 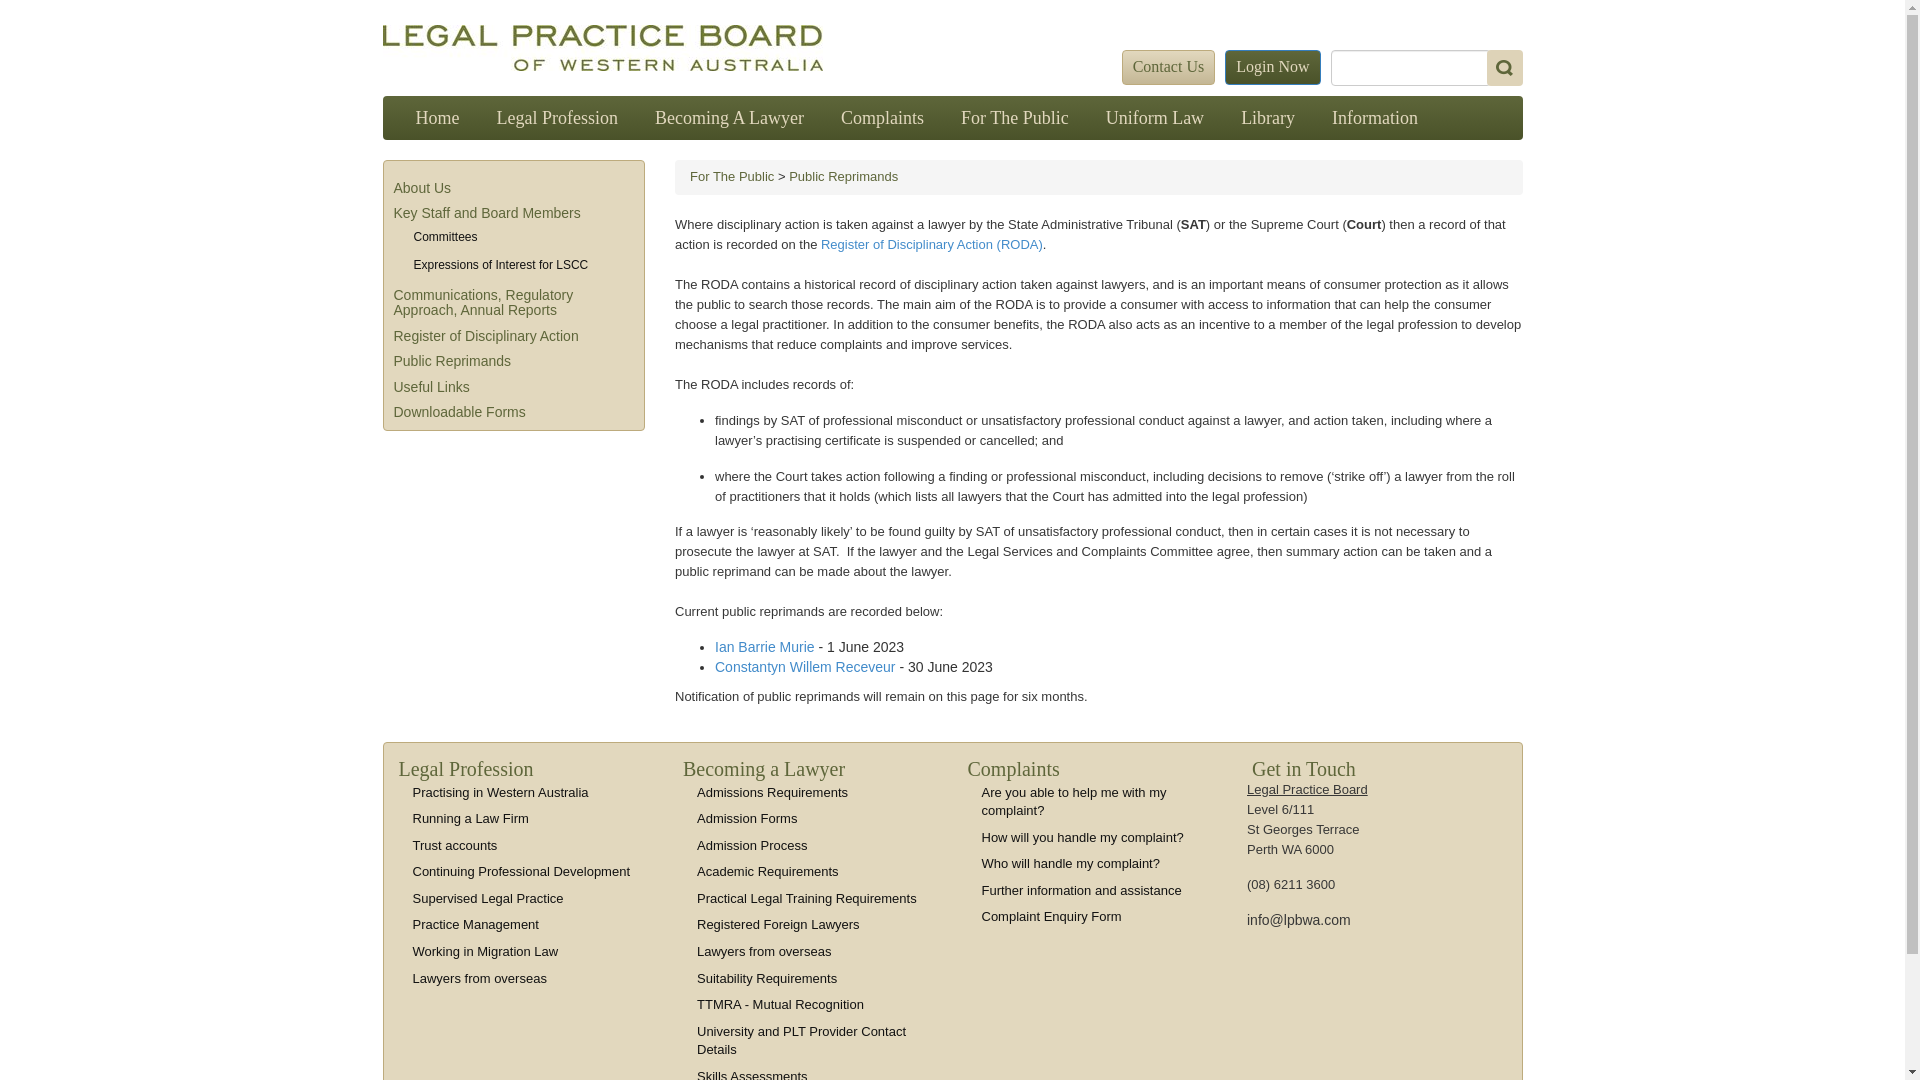 What do you see at coordinates (766, 976) in the screenshot?
I see `'Suitability Requirements'` at bounding box center [766, 976].